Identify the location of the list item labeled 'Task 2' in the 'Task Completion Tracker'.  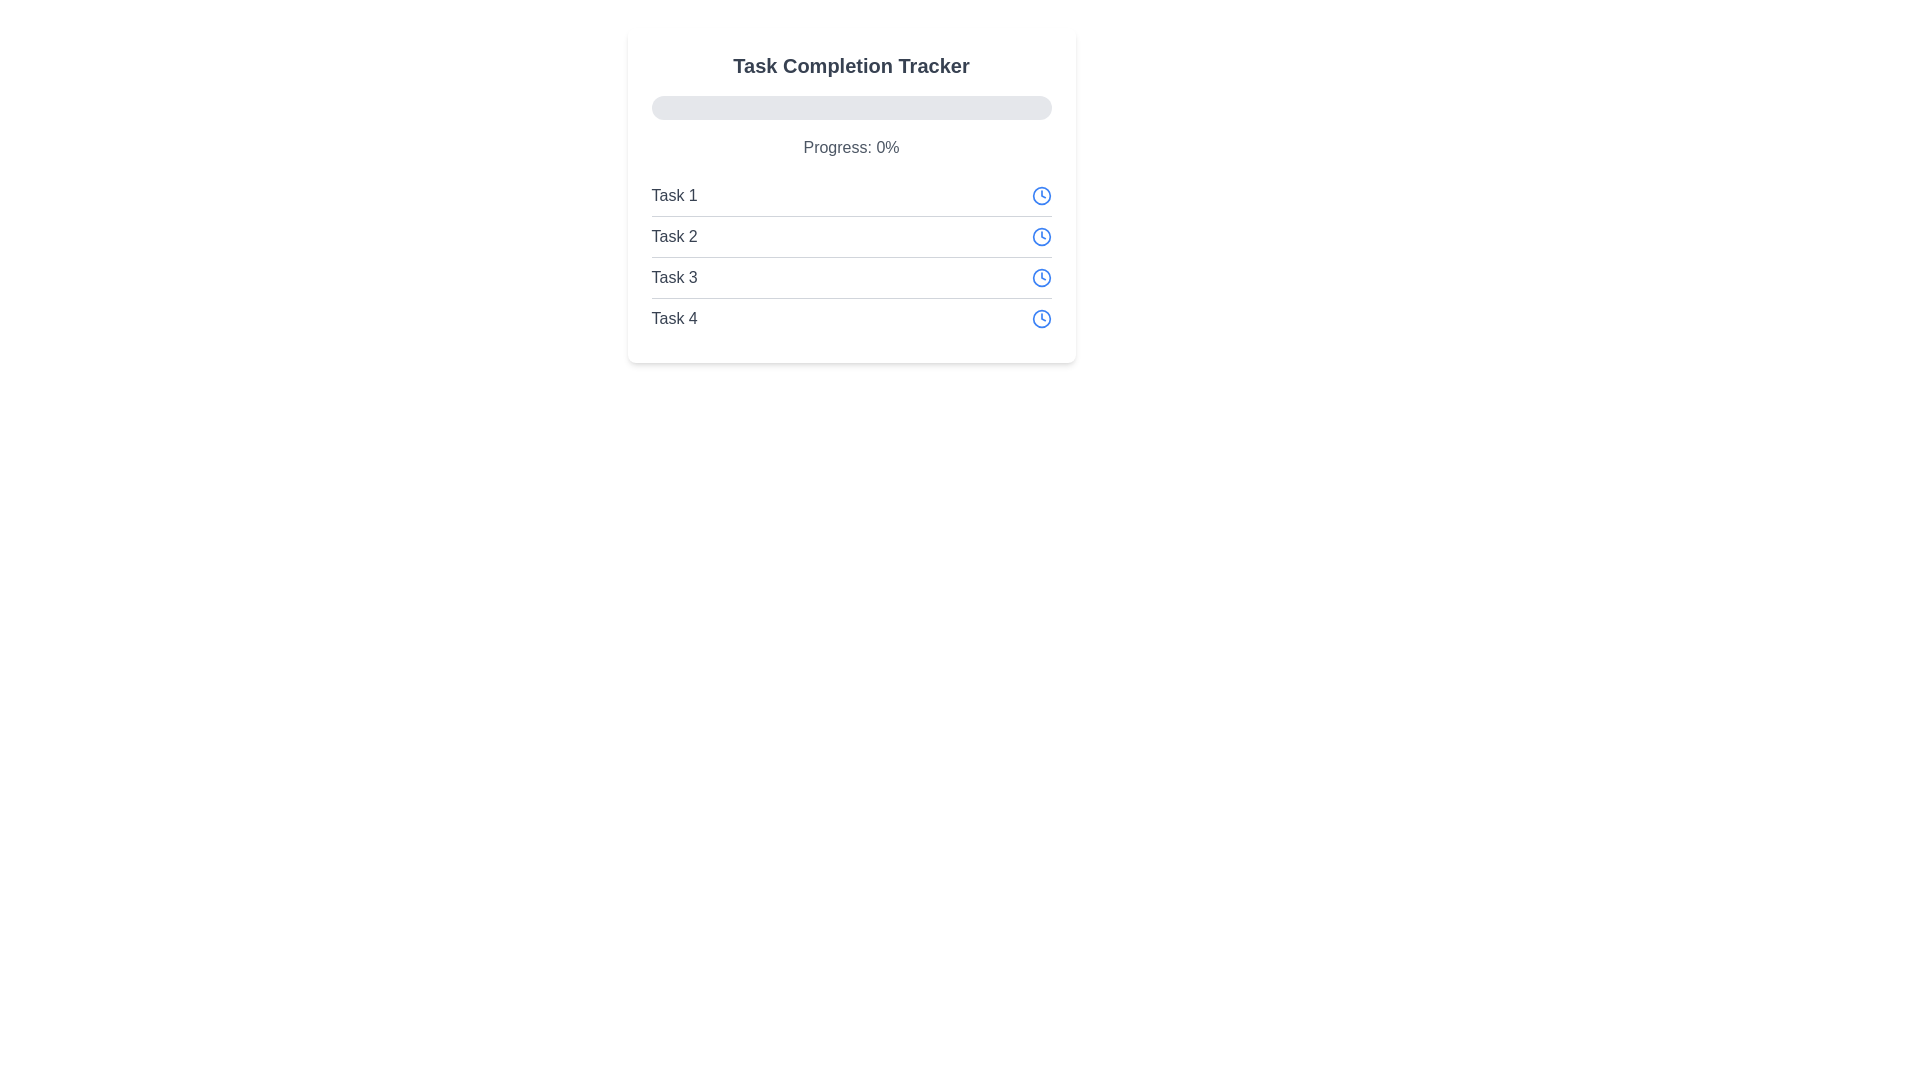
(851, 235).